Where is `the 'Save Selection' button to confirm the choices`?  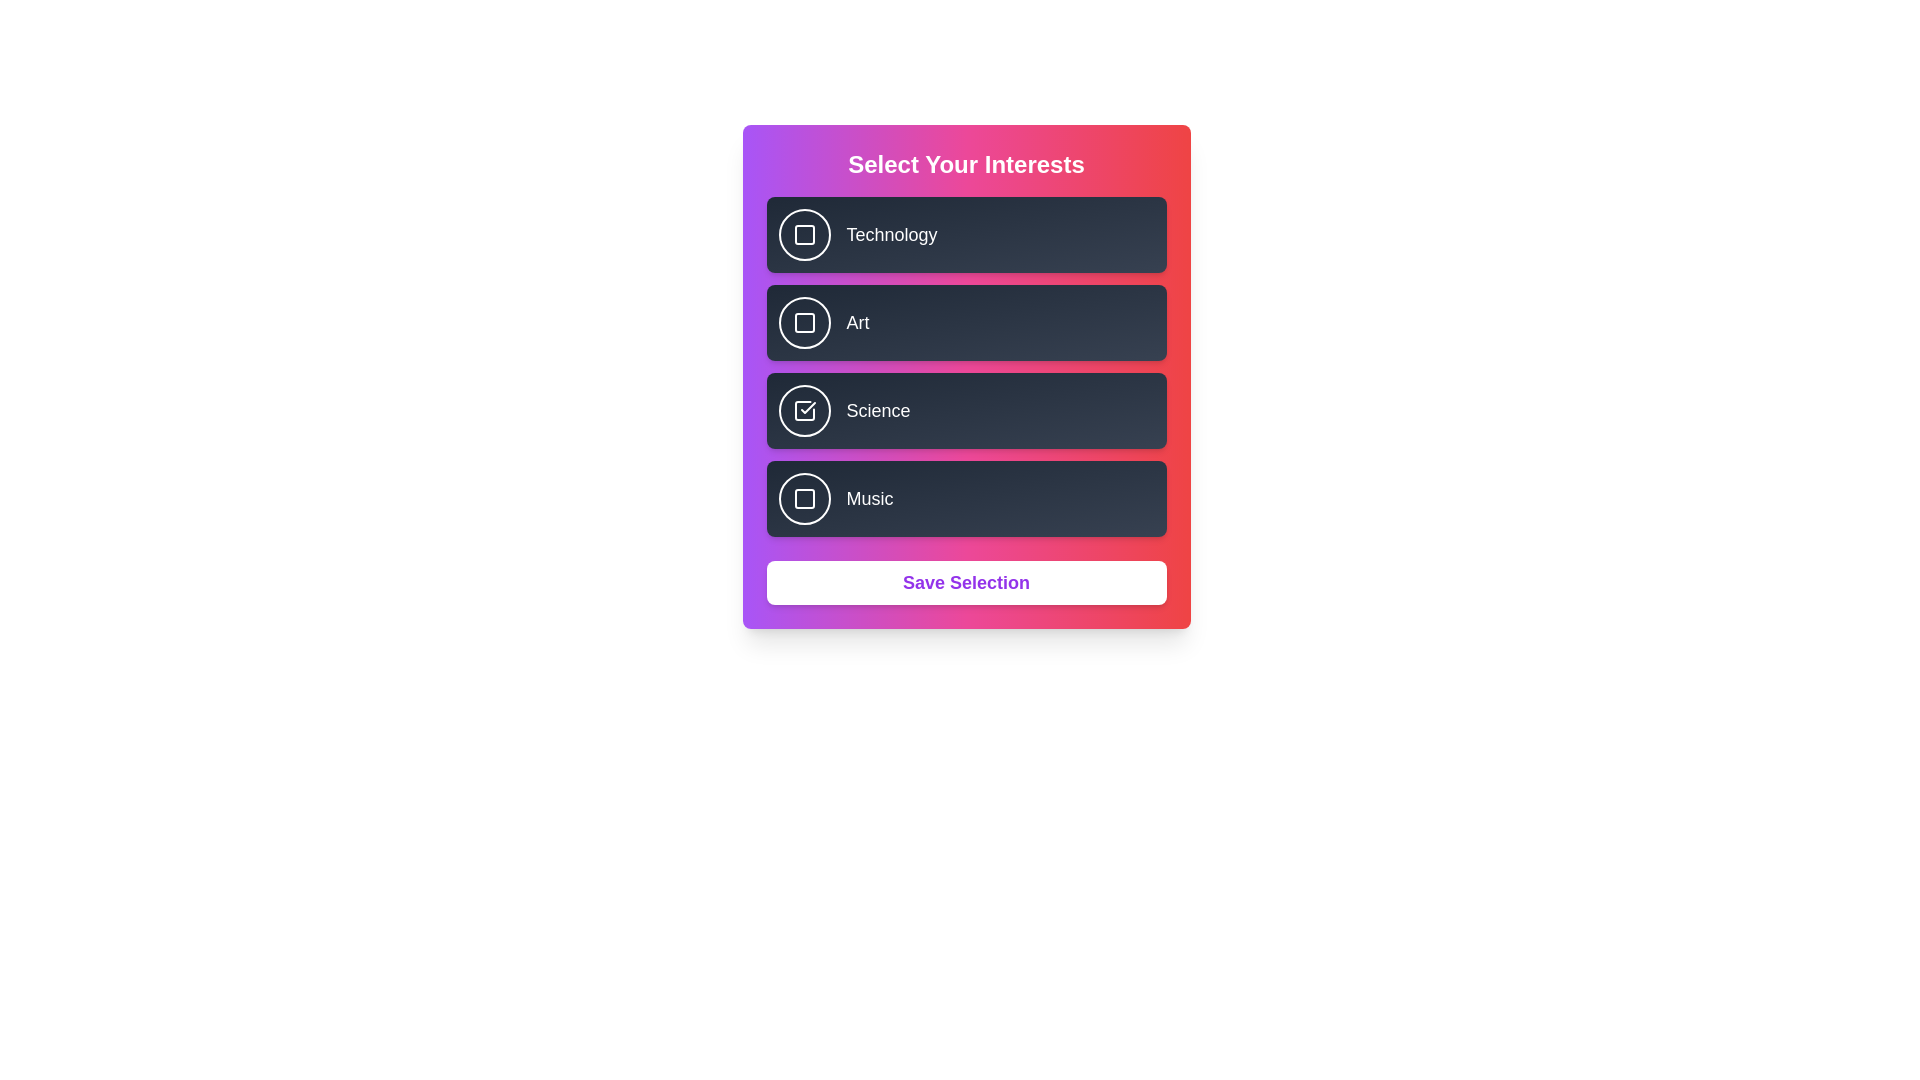
the 'Save Selection' button to confirm the choices is located at coordinates (966, 582).